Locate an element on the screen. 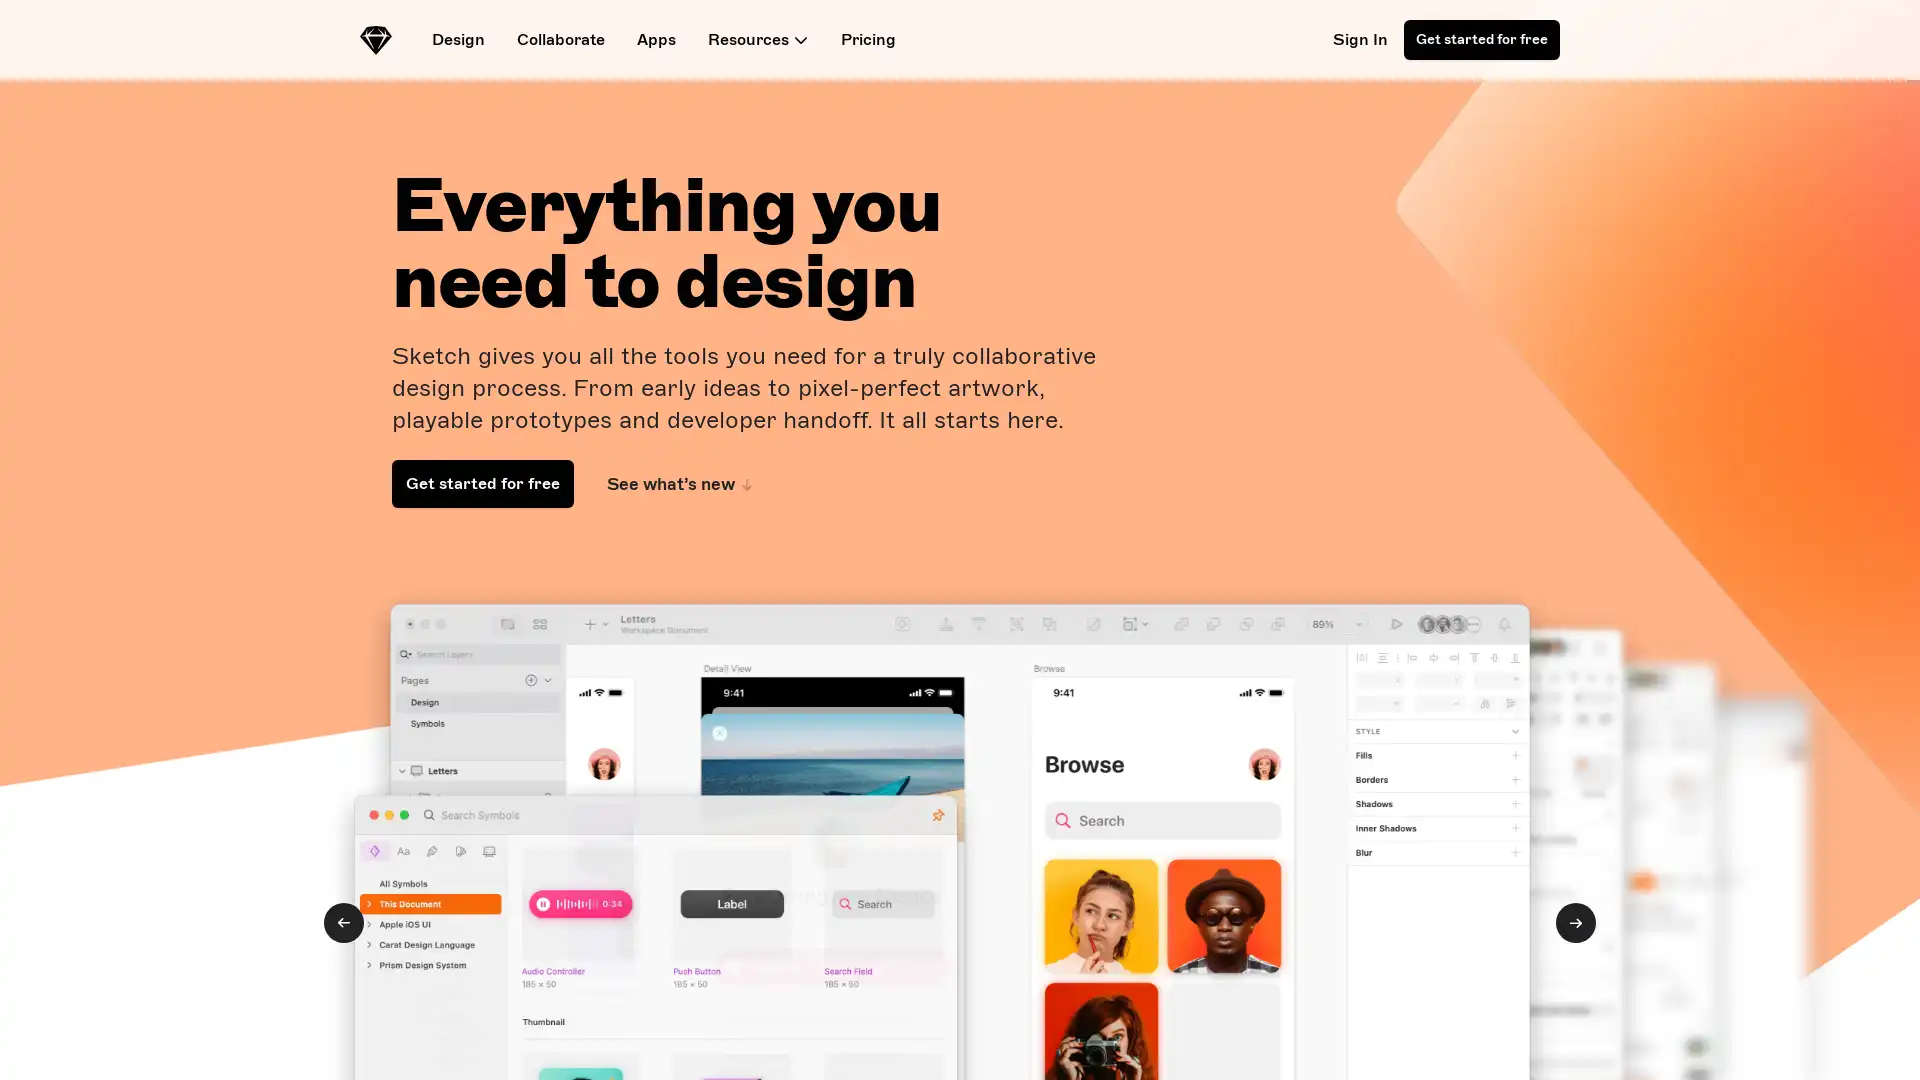 This screenshot has height=1080, width=1920. Collaborate is located at coordinates (1574, 922).